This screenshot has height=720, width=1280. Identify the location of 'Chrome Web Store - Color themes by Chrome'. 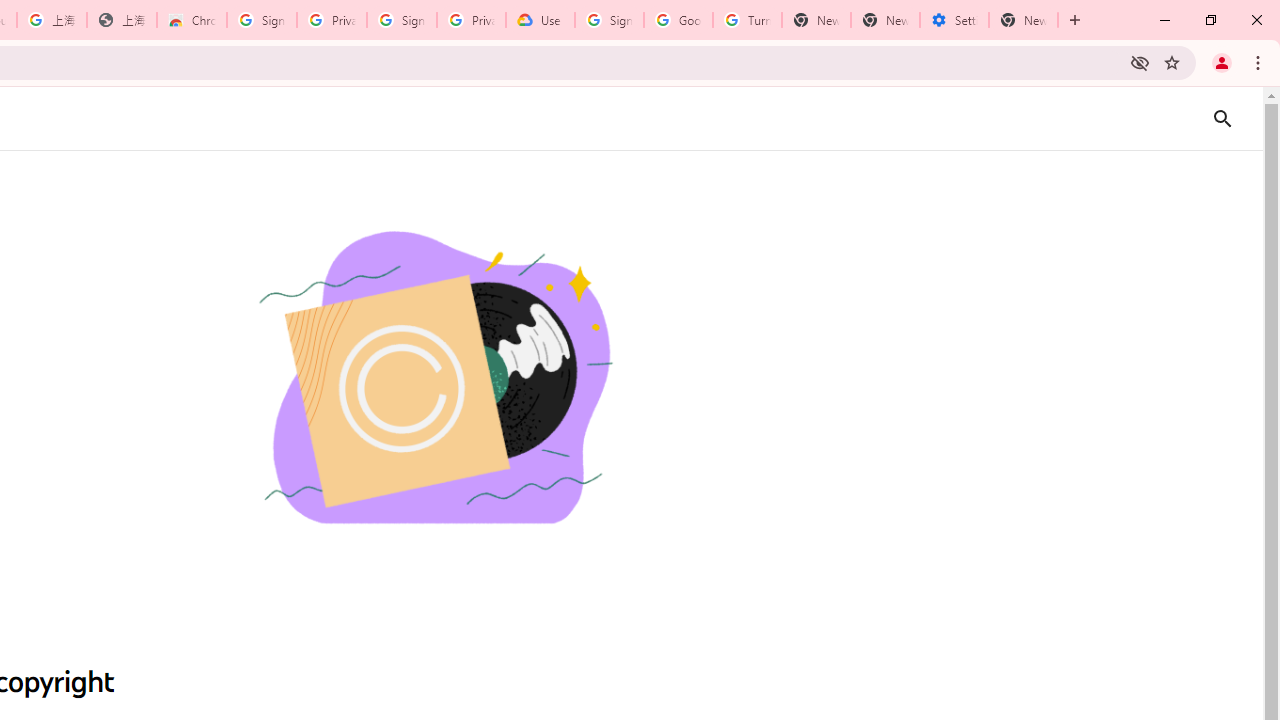
(192, 20).